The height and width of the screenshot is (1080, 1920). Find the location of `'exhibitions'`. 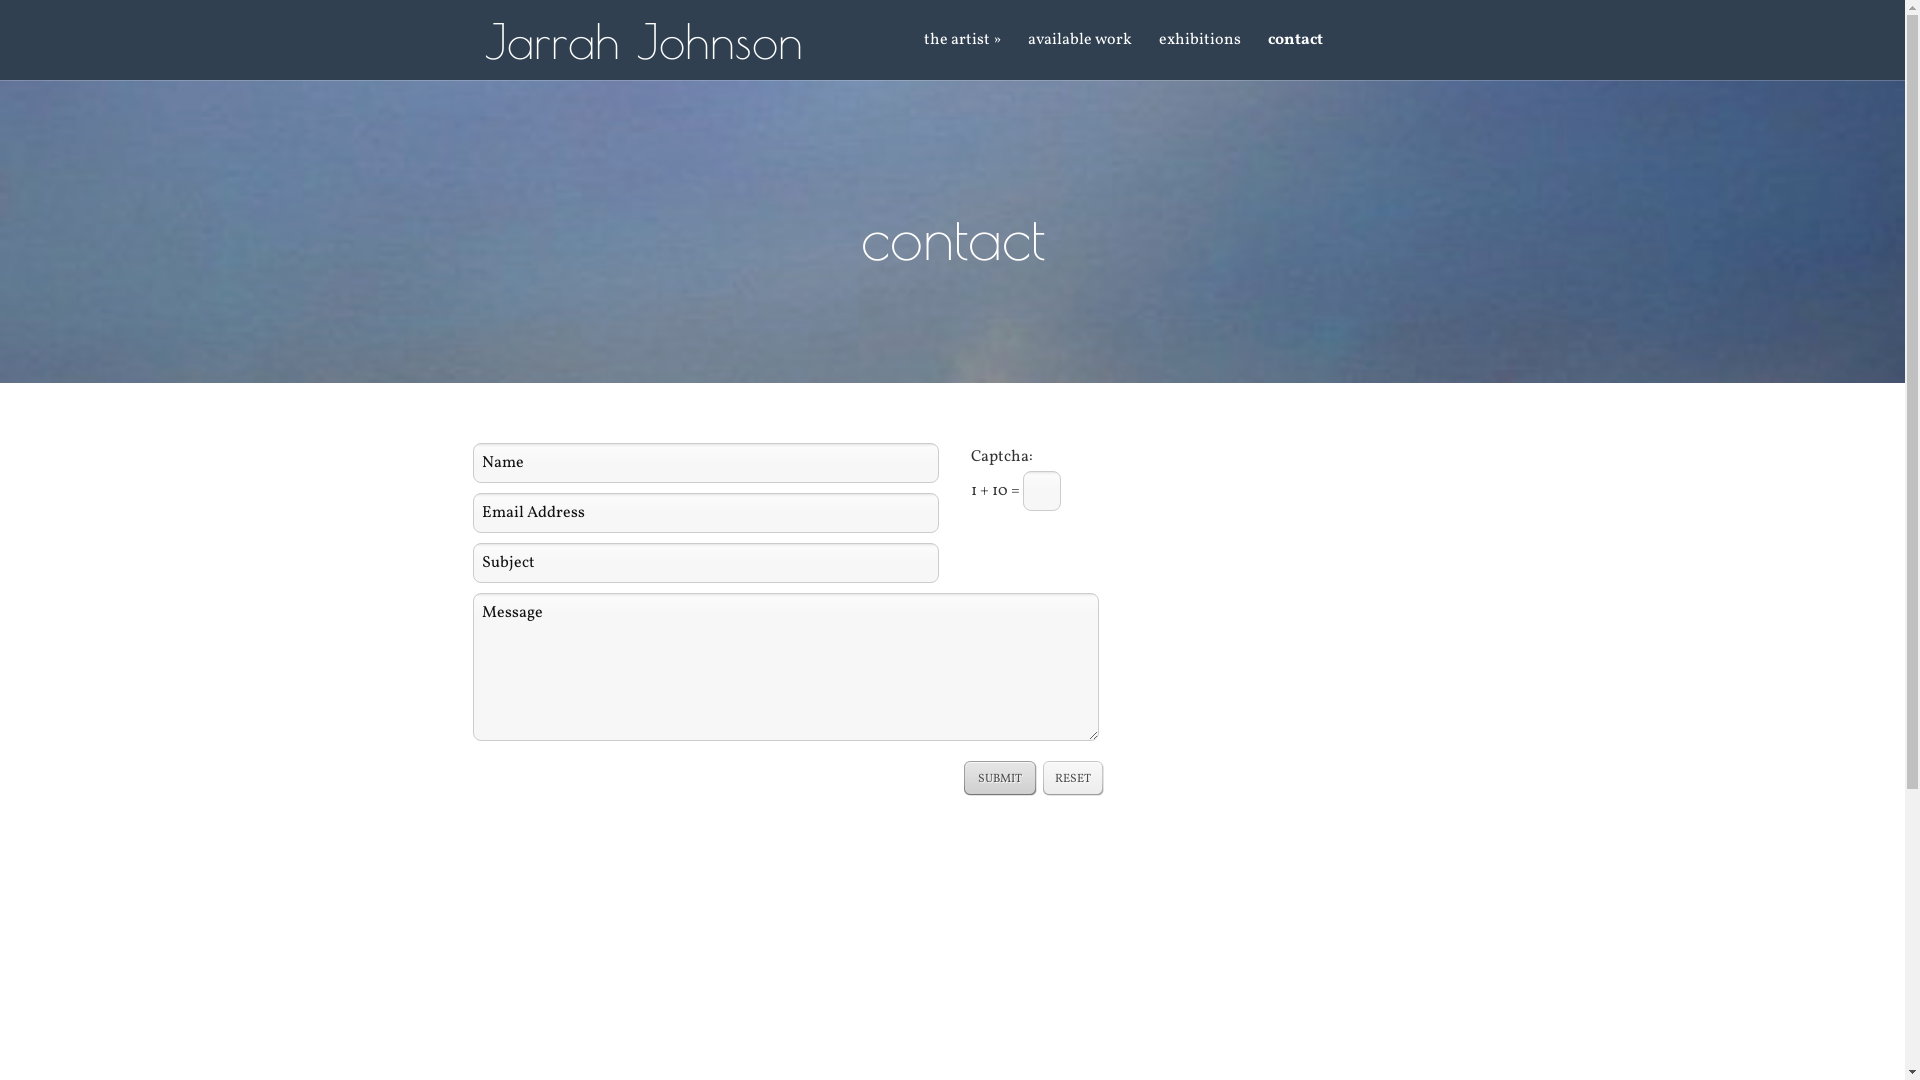

'exhibitions' is located at coordinates (1200, 55).